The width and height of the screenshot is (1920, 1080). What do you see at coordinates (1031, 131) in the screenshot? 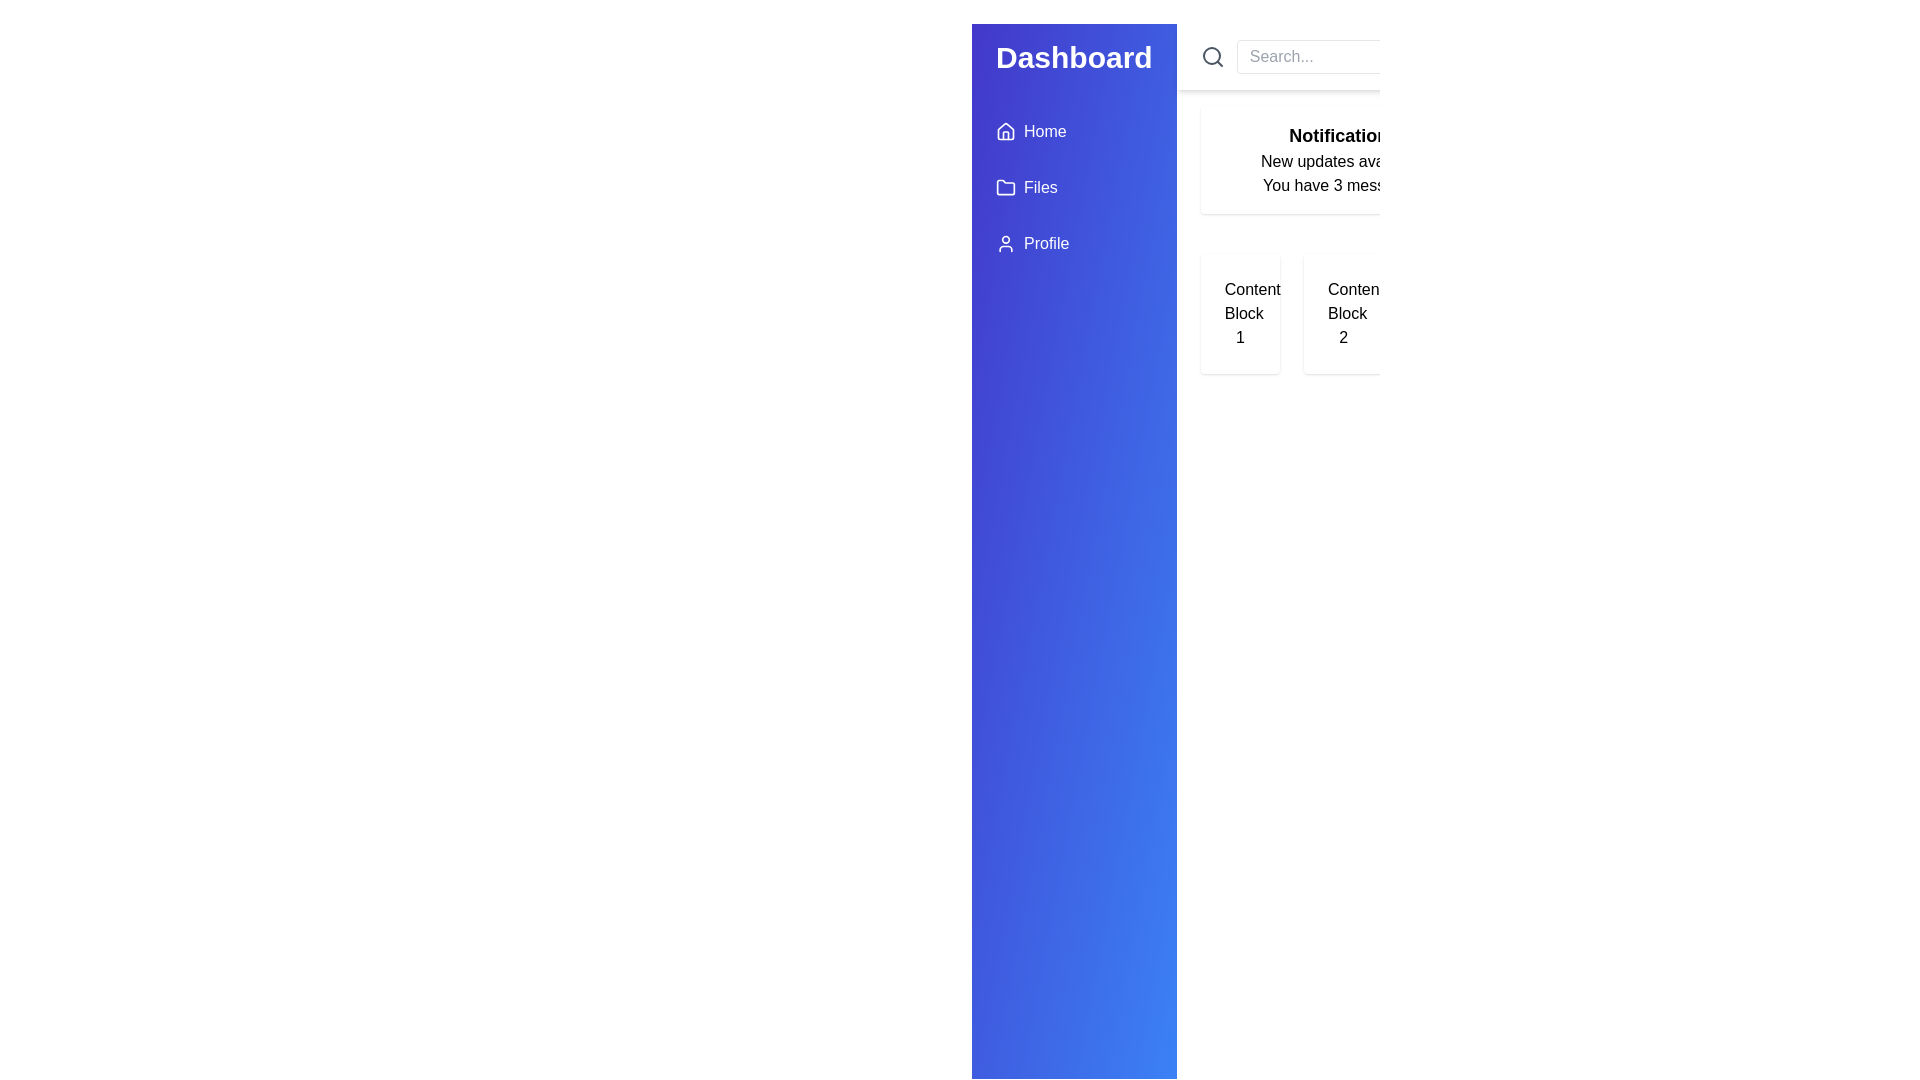
I see `the 'Home' button in the vertical navigation menu, which is the first item with a house-shaped icon and a blue background` at bounding box center [1031, 131].